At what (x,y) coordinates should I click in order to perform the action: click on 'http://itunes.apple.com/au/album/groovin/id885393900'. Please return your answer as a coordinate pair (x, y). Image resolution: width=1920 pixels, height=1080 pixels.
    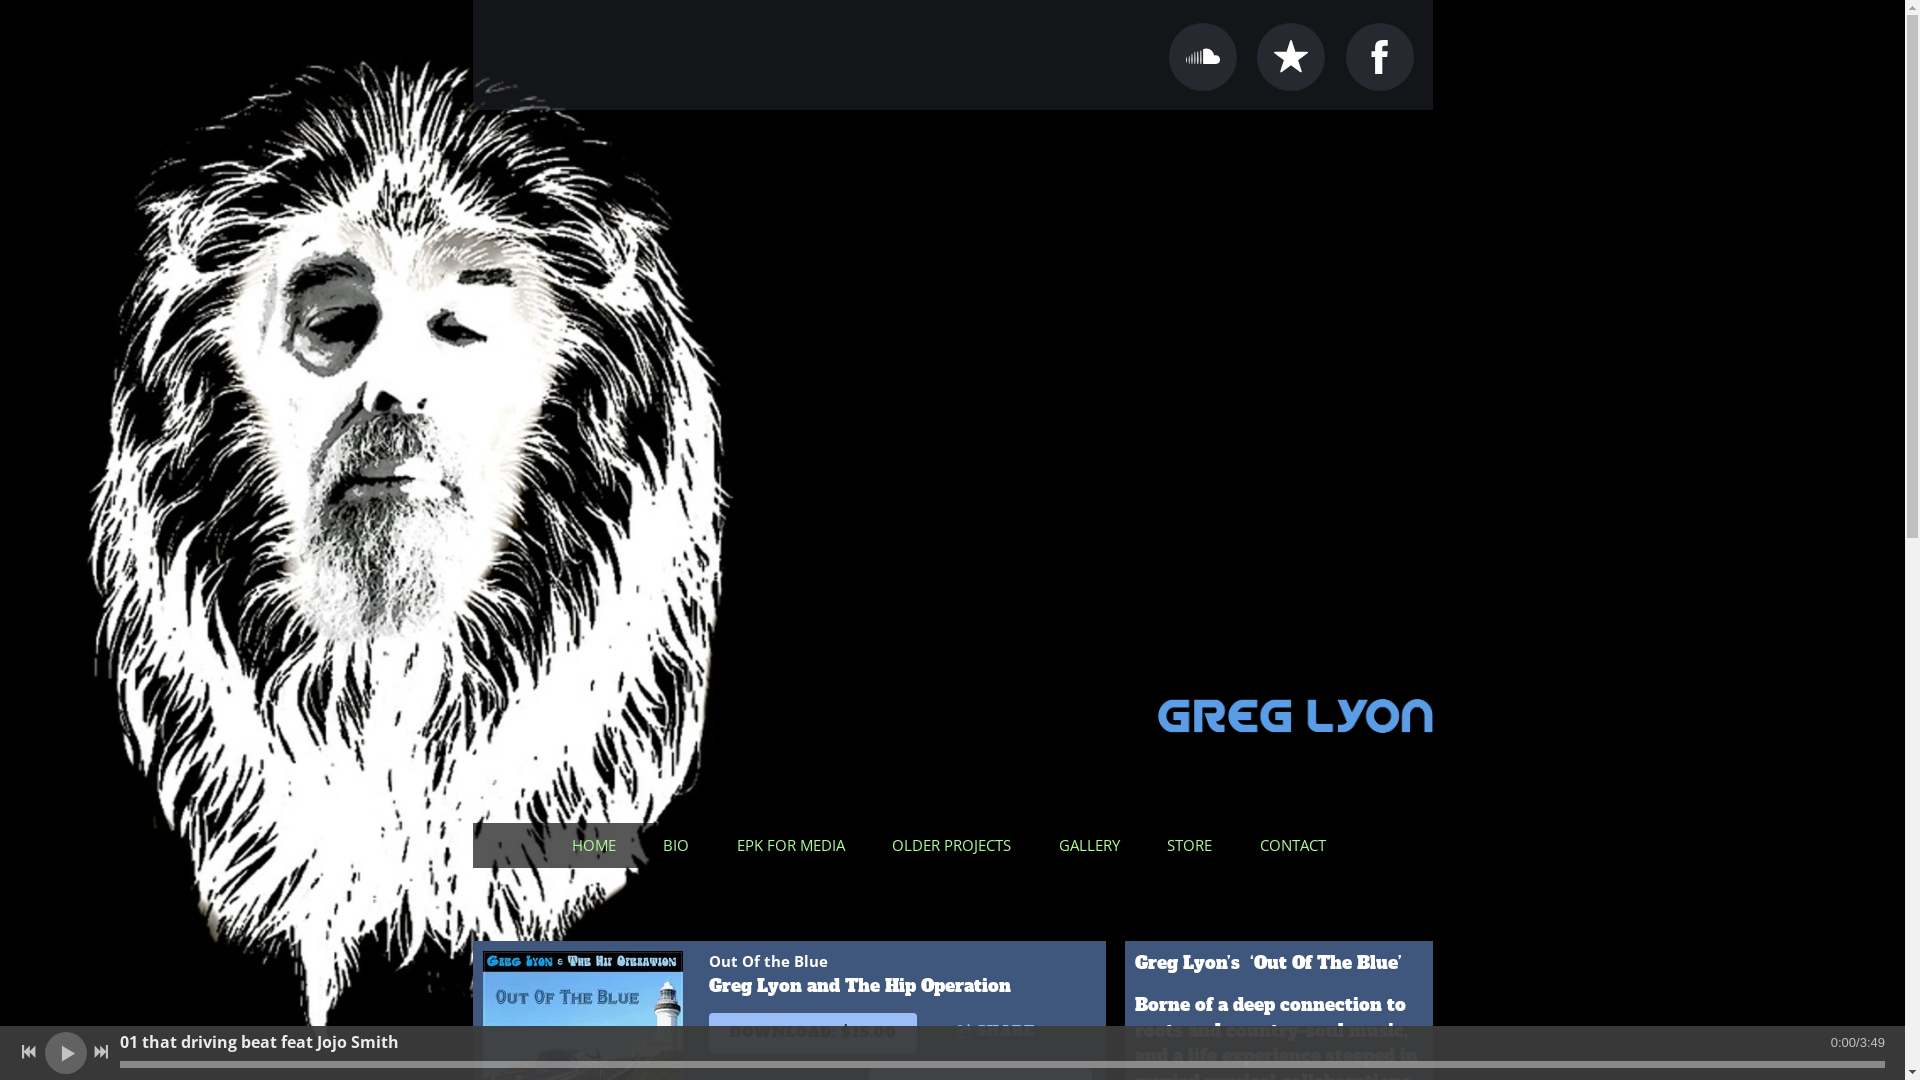
    Looking at the image, I should click on (1291, 56).